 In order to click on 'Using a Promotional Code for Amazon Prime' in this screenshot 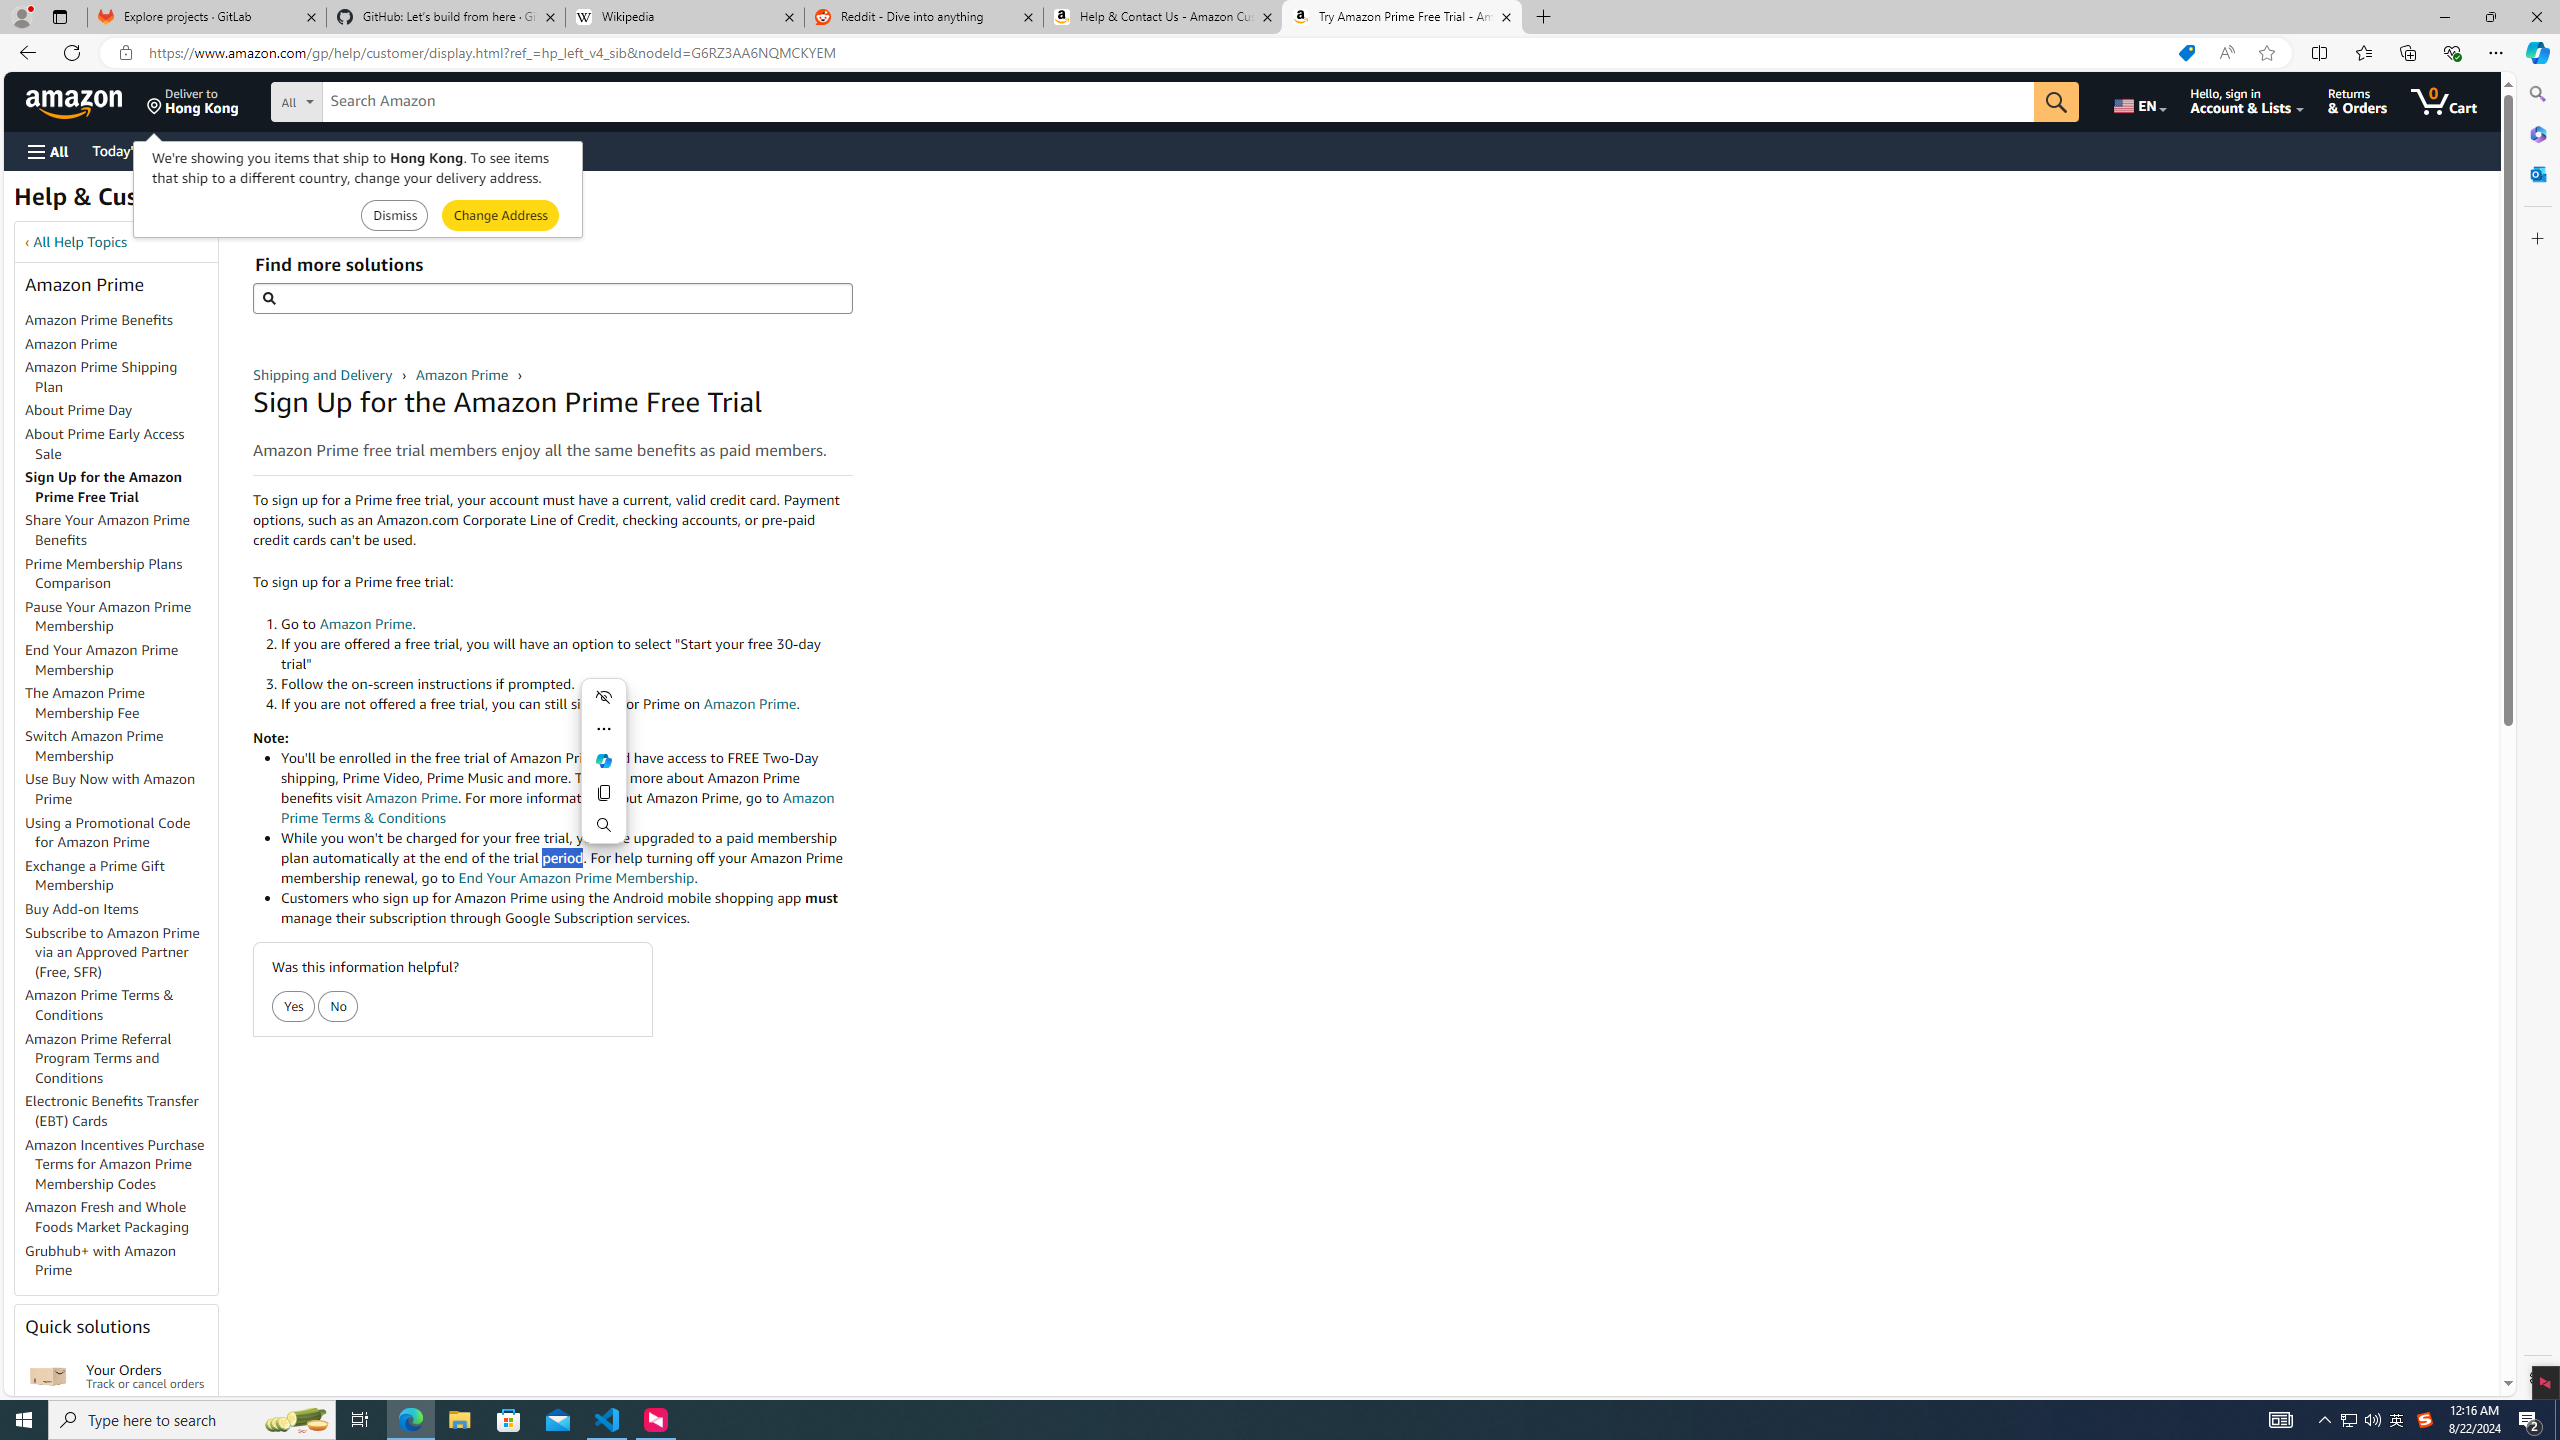, I will do `click(121, 832)`.